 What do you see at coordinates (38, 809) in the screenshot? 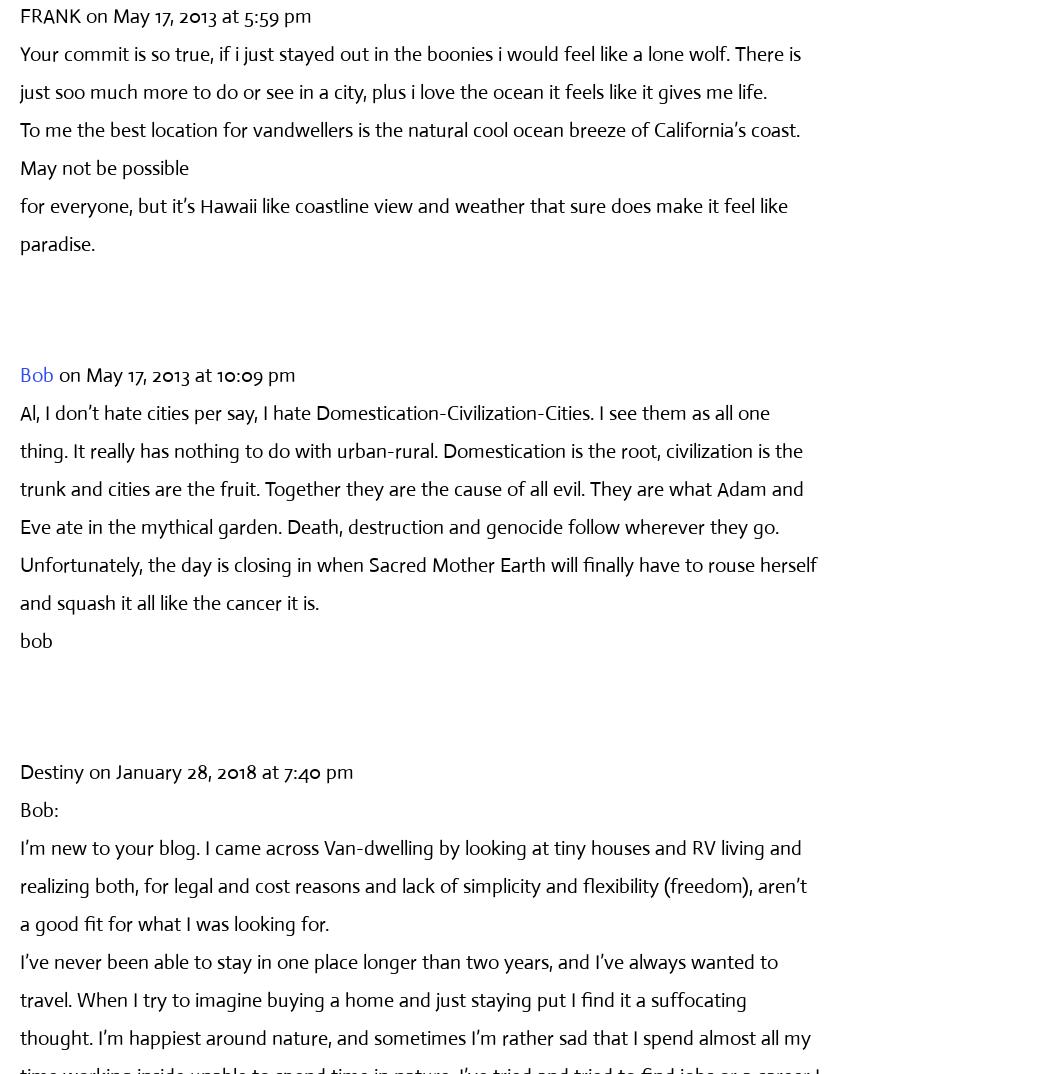
I see `'Bob:'` at bounding box center [38, 809].